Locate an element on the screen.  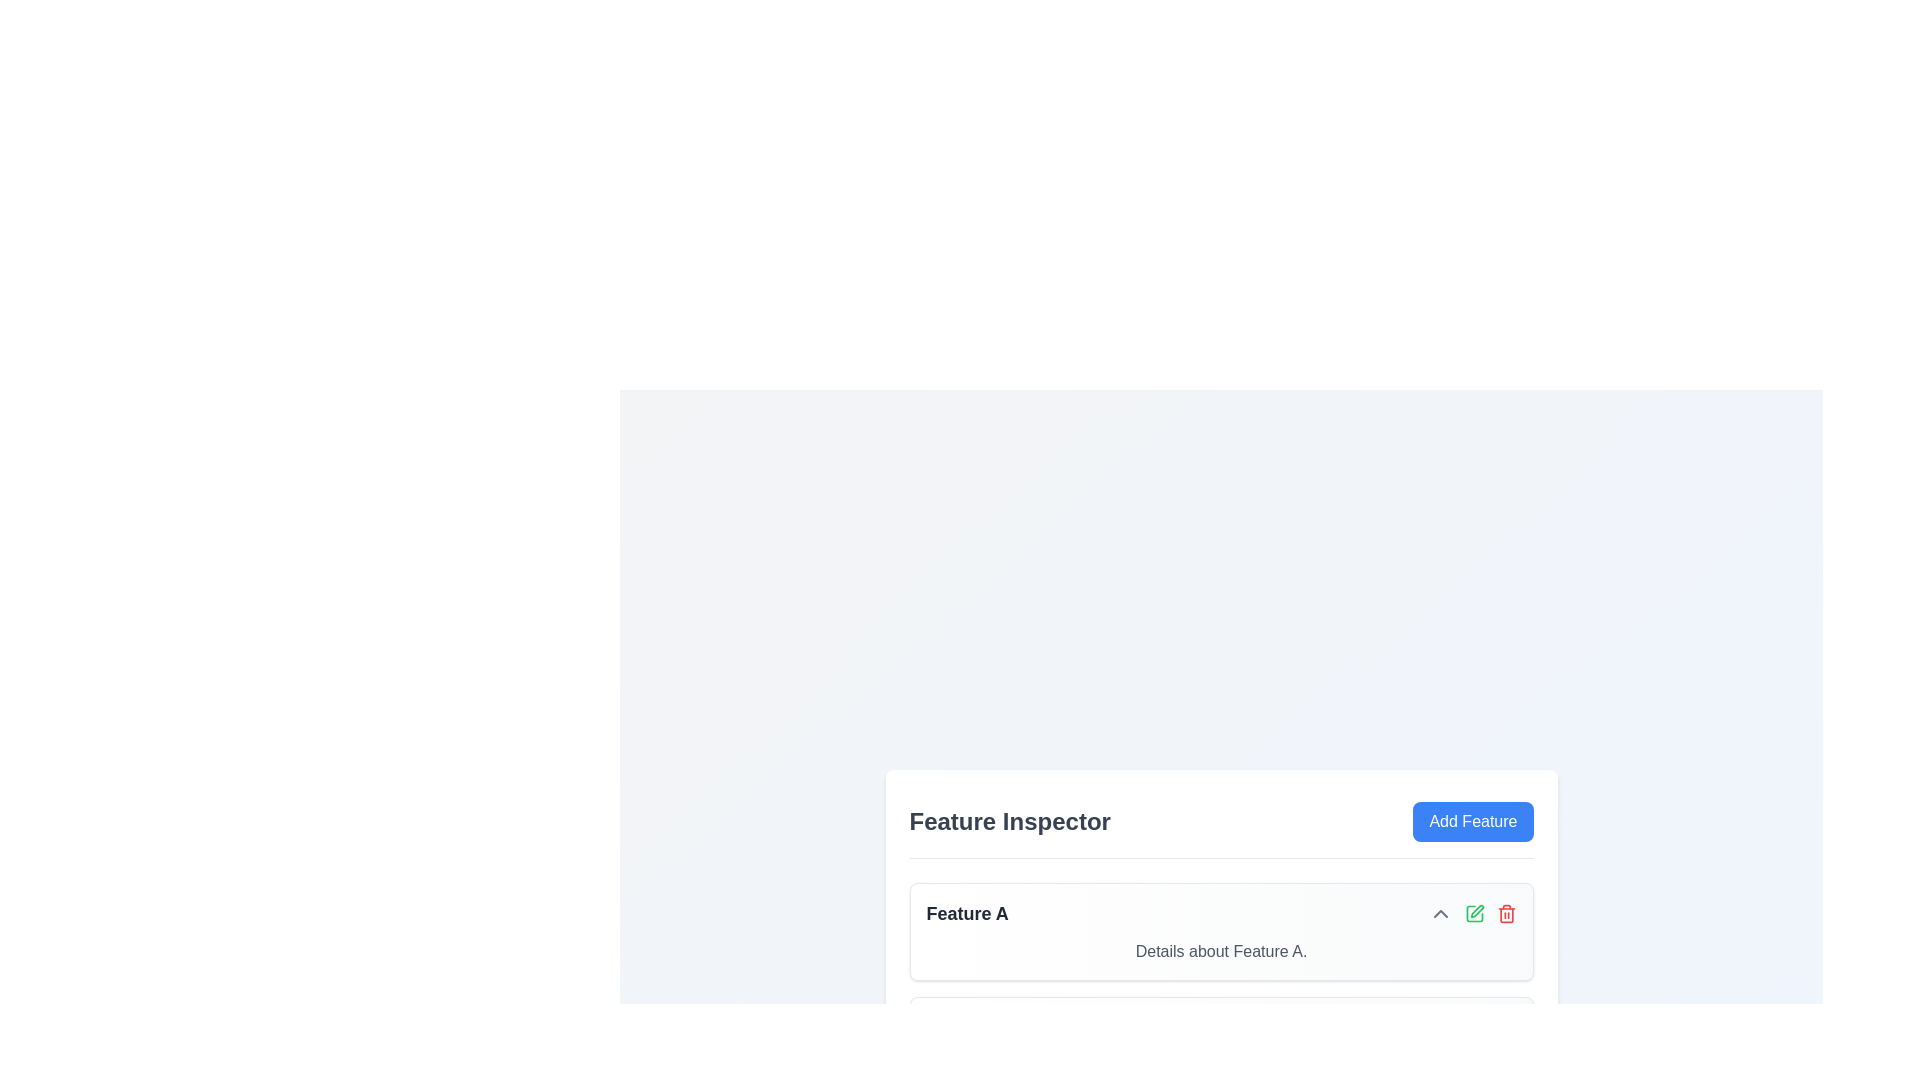
the green pen icon button located in the top-right corner of the feature card is located at coordinates (1474, 913).